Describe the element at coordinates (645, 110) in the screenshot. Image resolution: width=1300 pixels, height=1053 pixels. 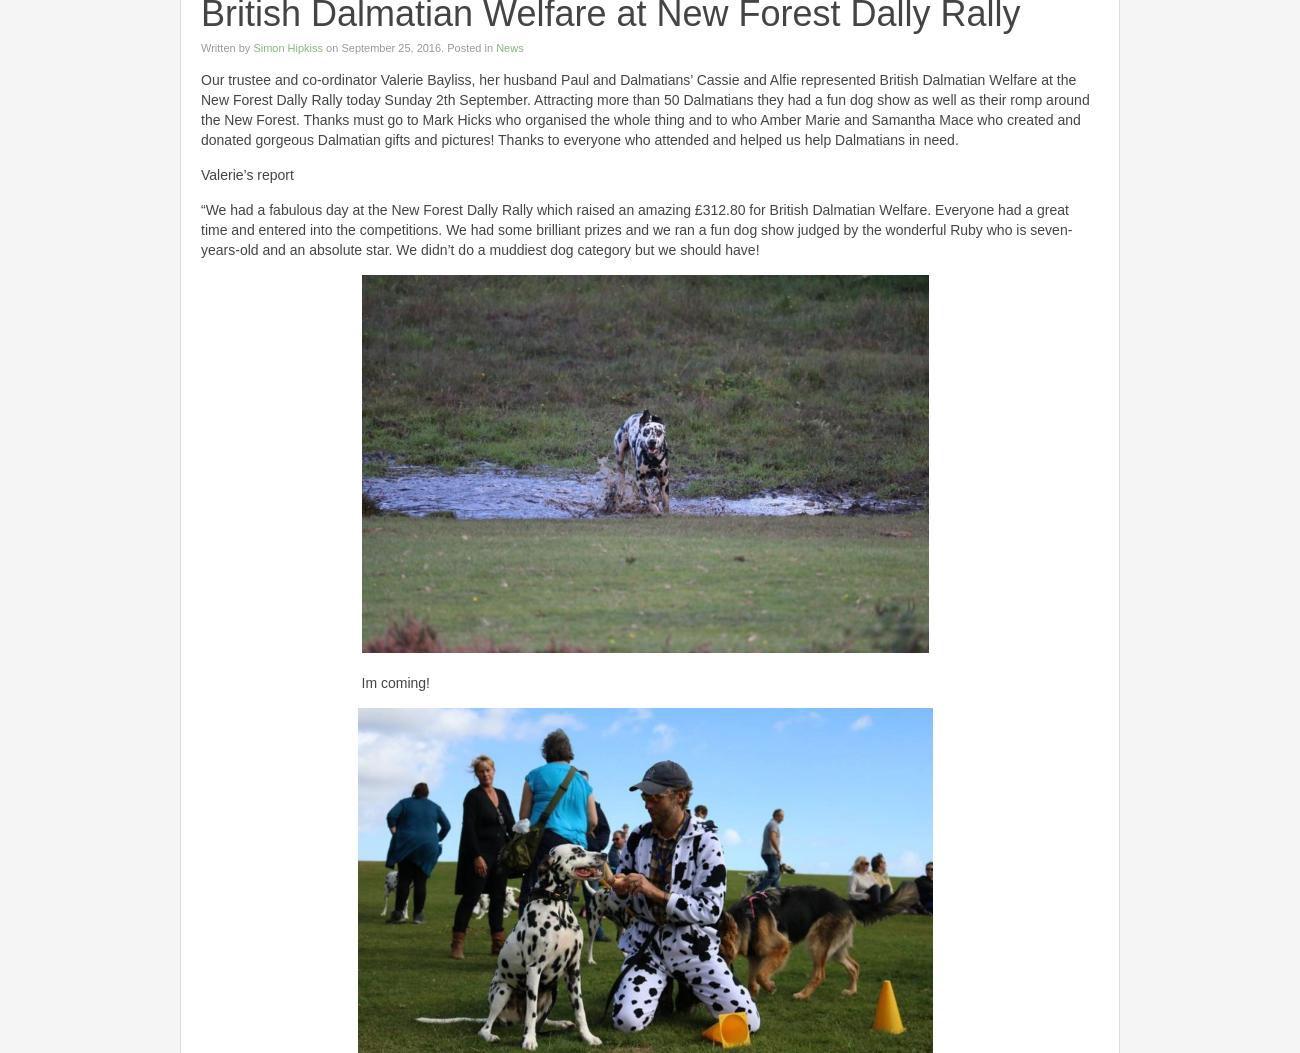
I see `'Our trustee and co-ordinator Valerie Bayliss, her husband Paul and Dalmatians’ Cassie and Alfie represented British Dalmatian Welfare at the New Forest Dally Rally today Sunday 2th September. Attracting more than 50 Dalmatians they had a fun dog show as well as their romp around the New Forest. Thanks must go to Mark Hicks who organised the whole thing and to who Amber Marie and Samantha Mace who created and donated gorgeous Dalmatian gifts and pictures! Thanks to everyone who attended and helped us help Dalmatians in need.'` at that location.